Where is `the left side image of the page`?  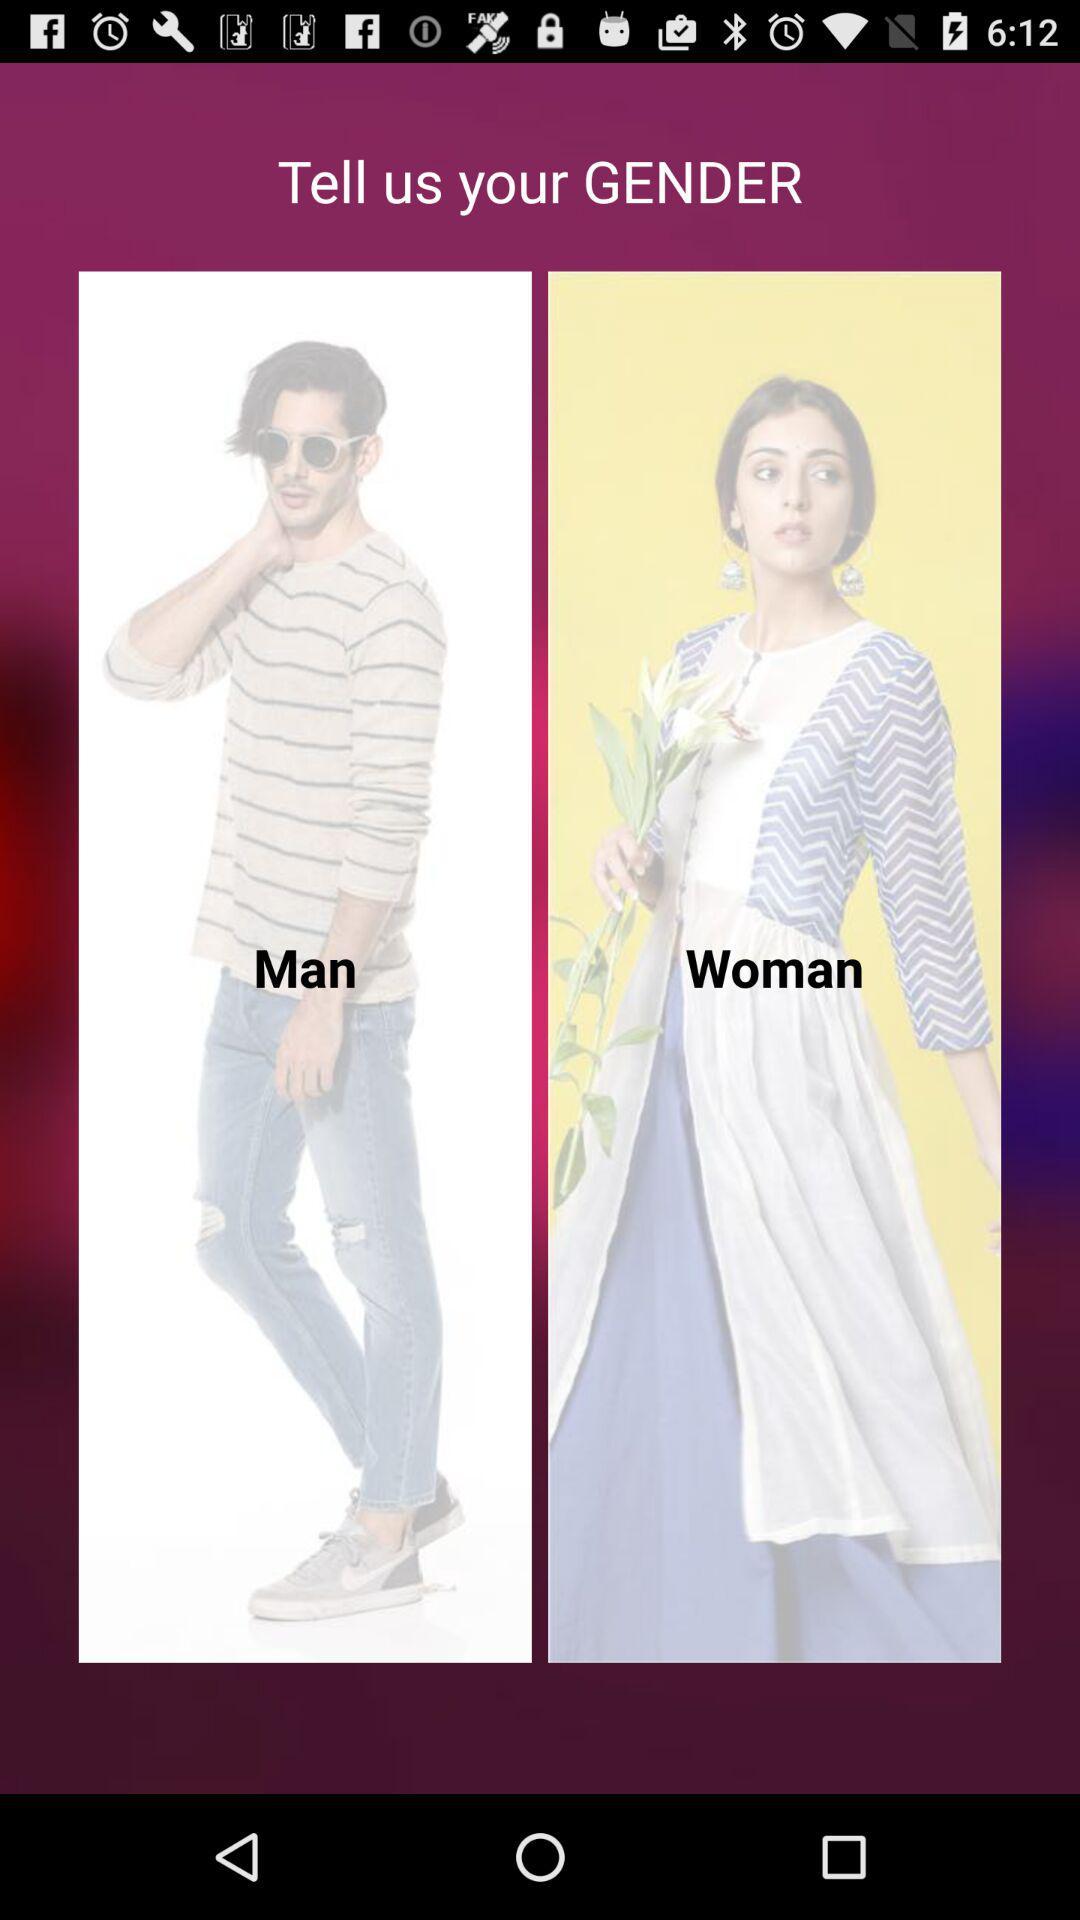
the left side image of the page is located at coordinates (305, 967).